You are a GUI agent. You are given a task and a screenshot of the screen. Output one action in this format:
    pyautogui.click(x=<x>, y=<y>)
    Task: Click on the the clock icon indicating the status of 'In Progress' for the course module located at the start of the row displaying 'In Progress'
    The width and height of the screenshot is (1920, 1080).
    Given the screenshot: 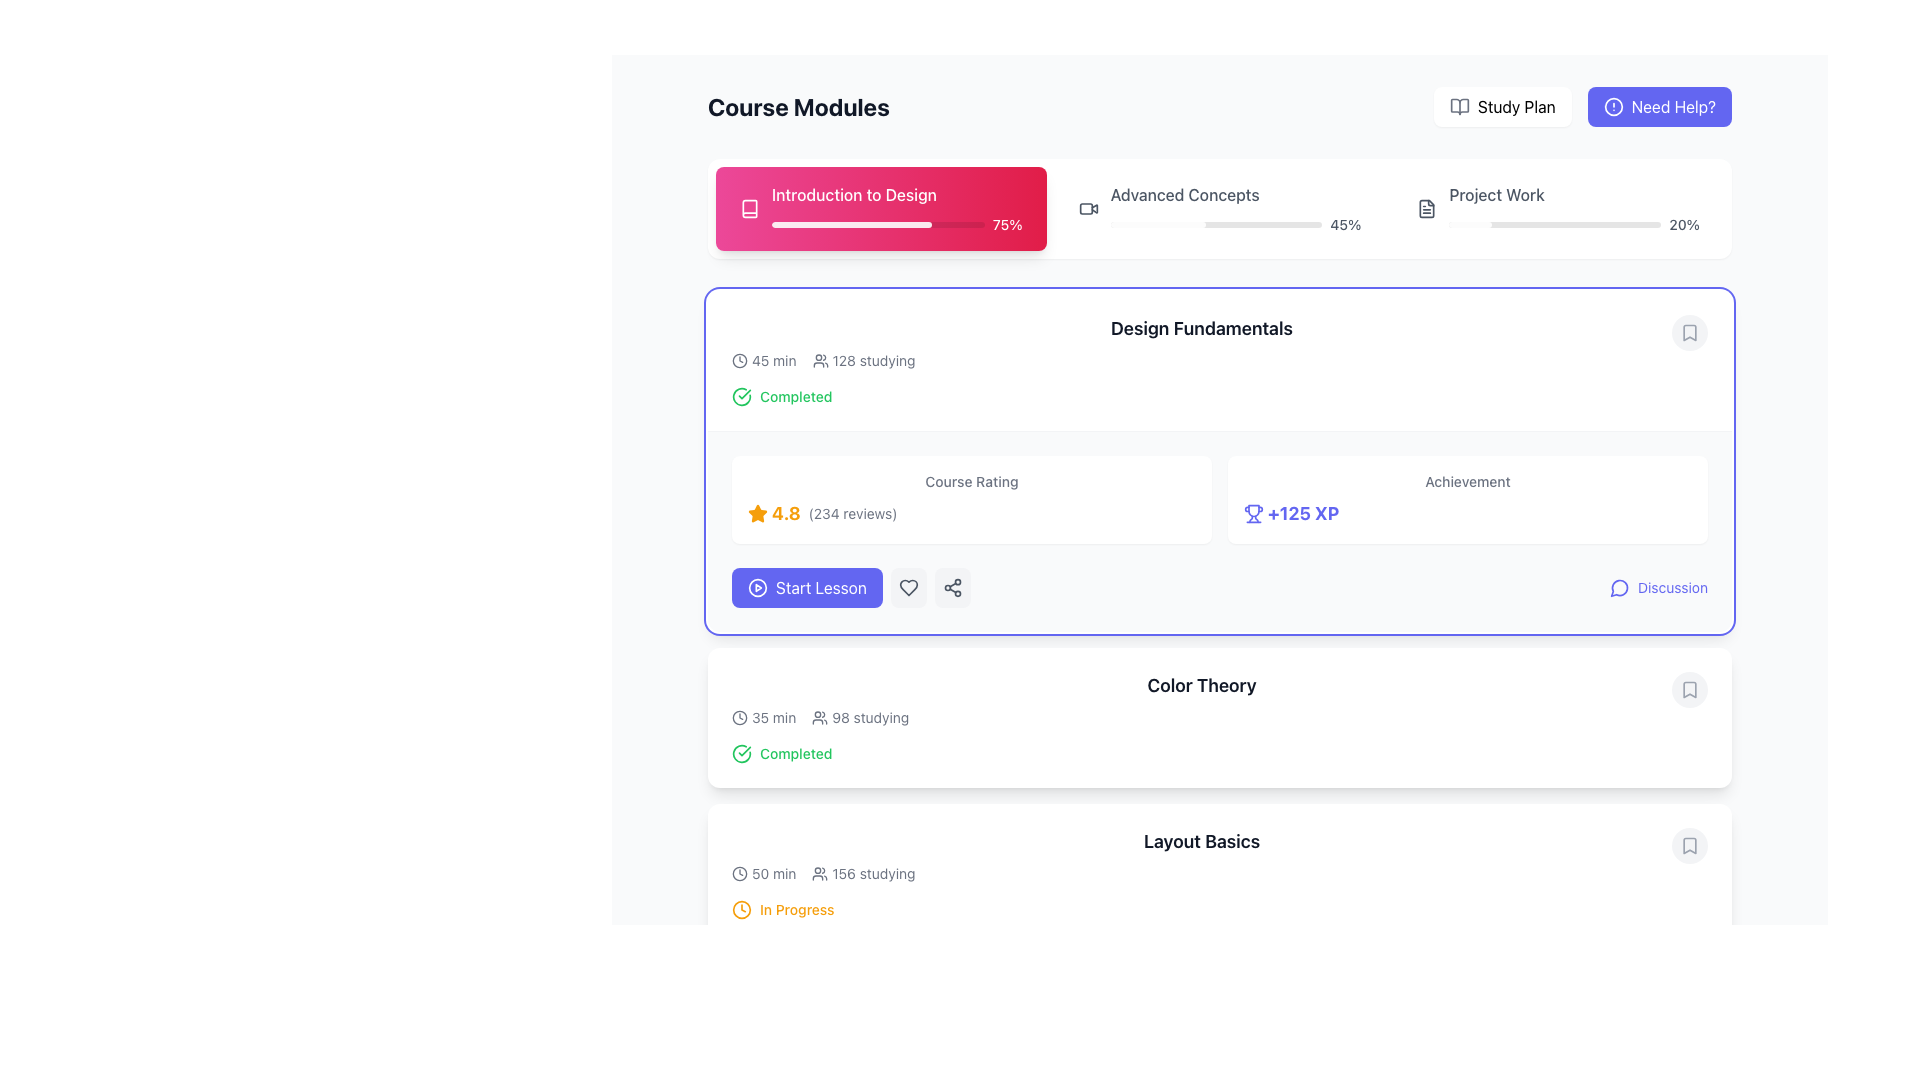 What is the action you would take?
    pyautogui.click(x=741, y=910)
    